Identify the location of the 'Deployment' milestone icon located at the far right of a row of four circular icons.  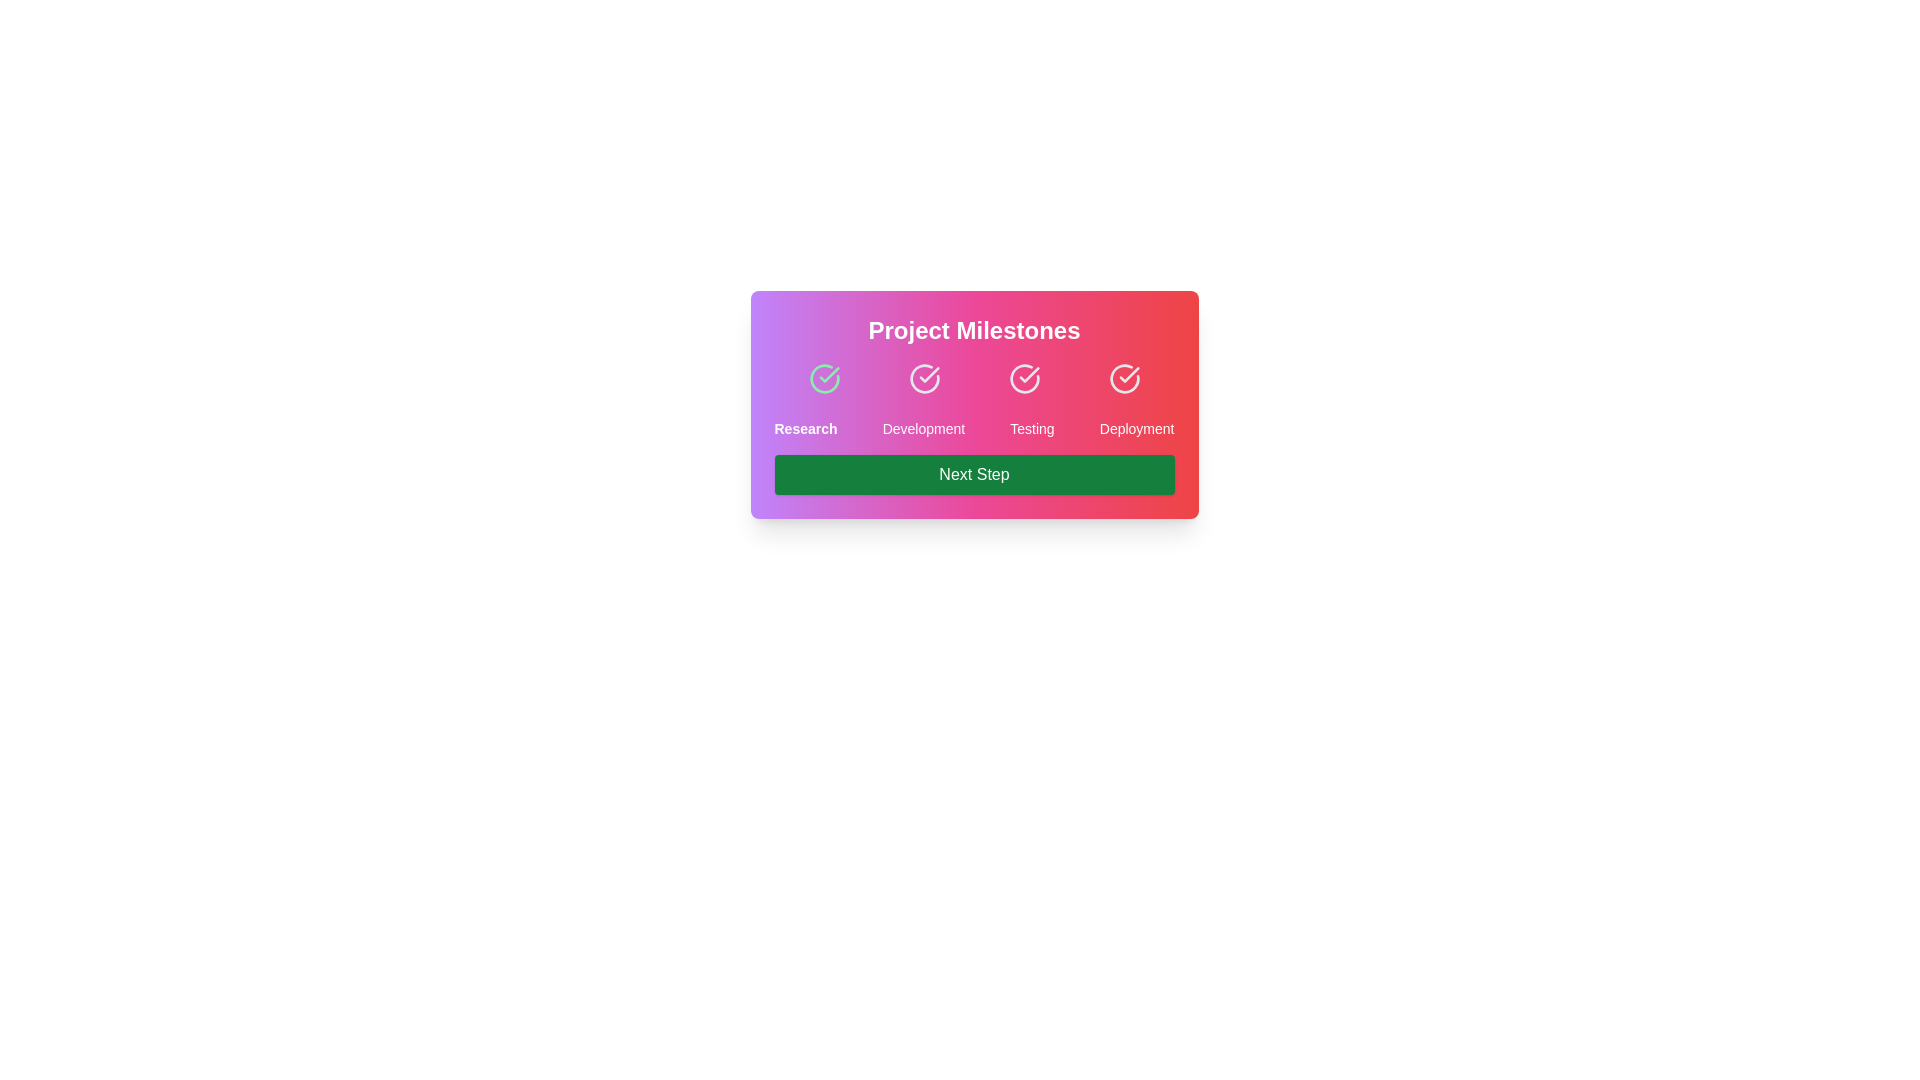
(1124, 378).